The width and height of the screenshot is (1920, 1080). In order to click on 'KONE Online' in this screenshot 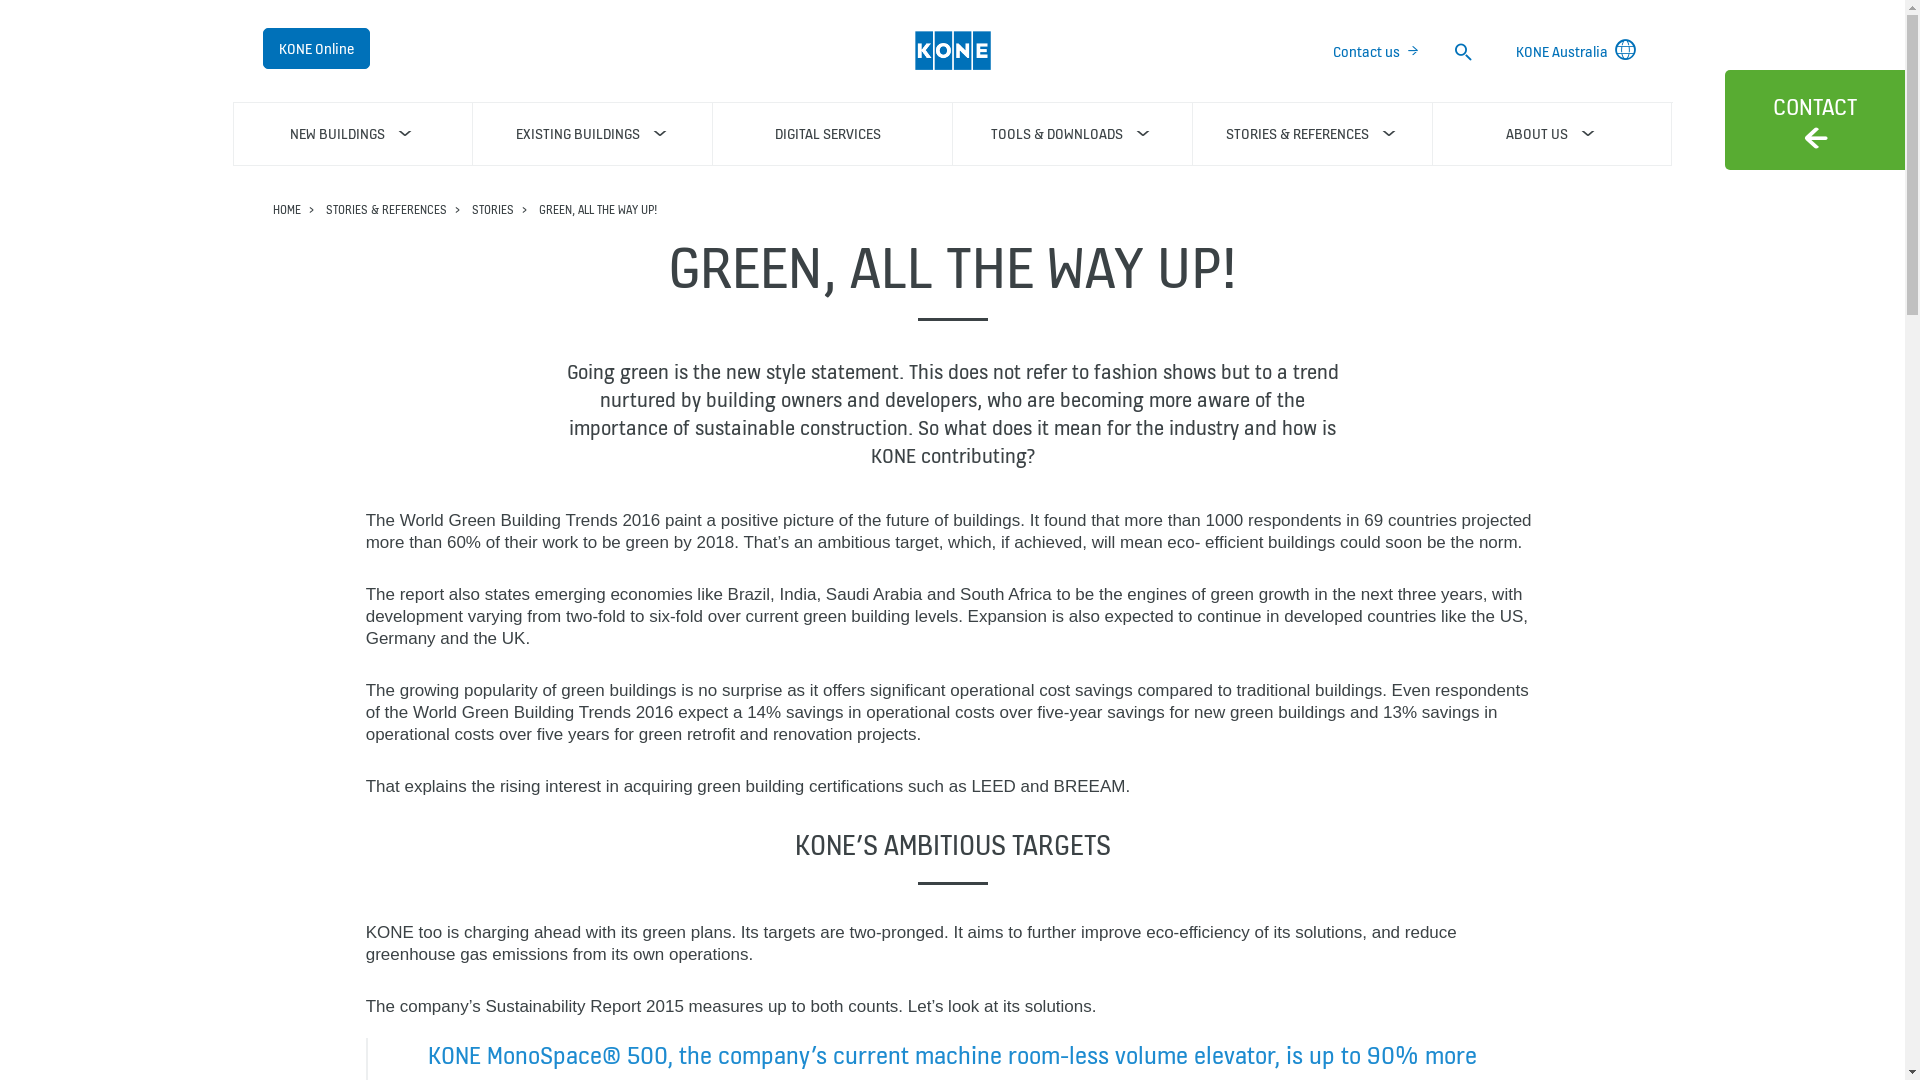, I will do `click(314, 47)`.